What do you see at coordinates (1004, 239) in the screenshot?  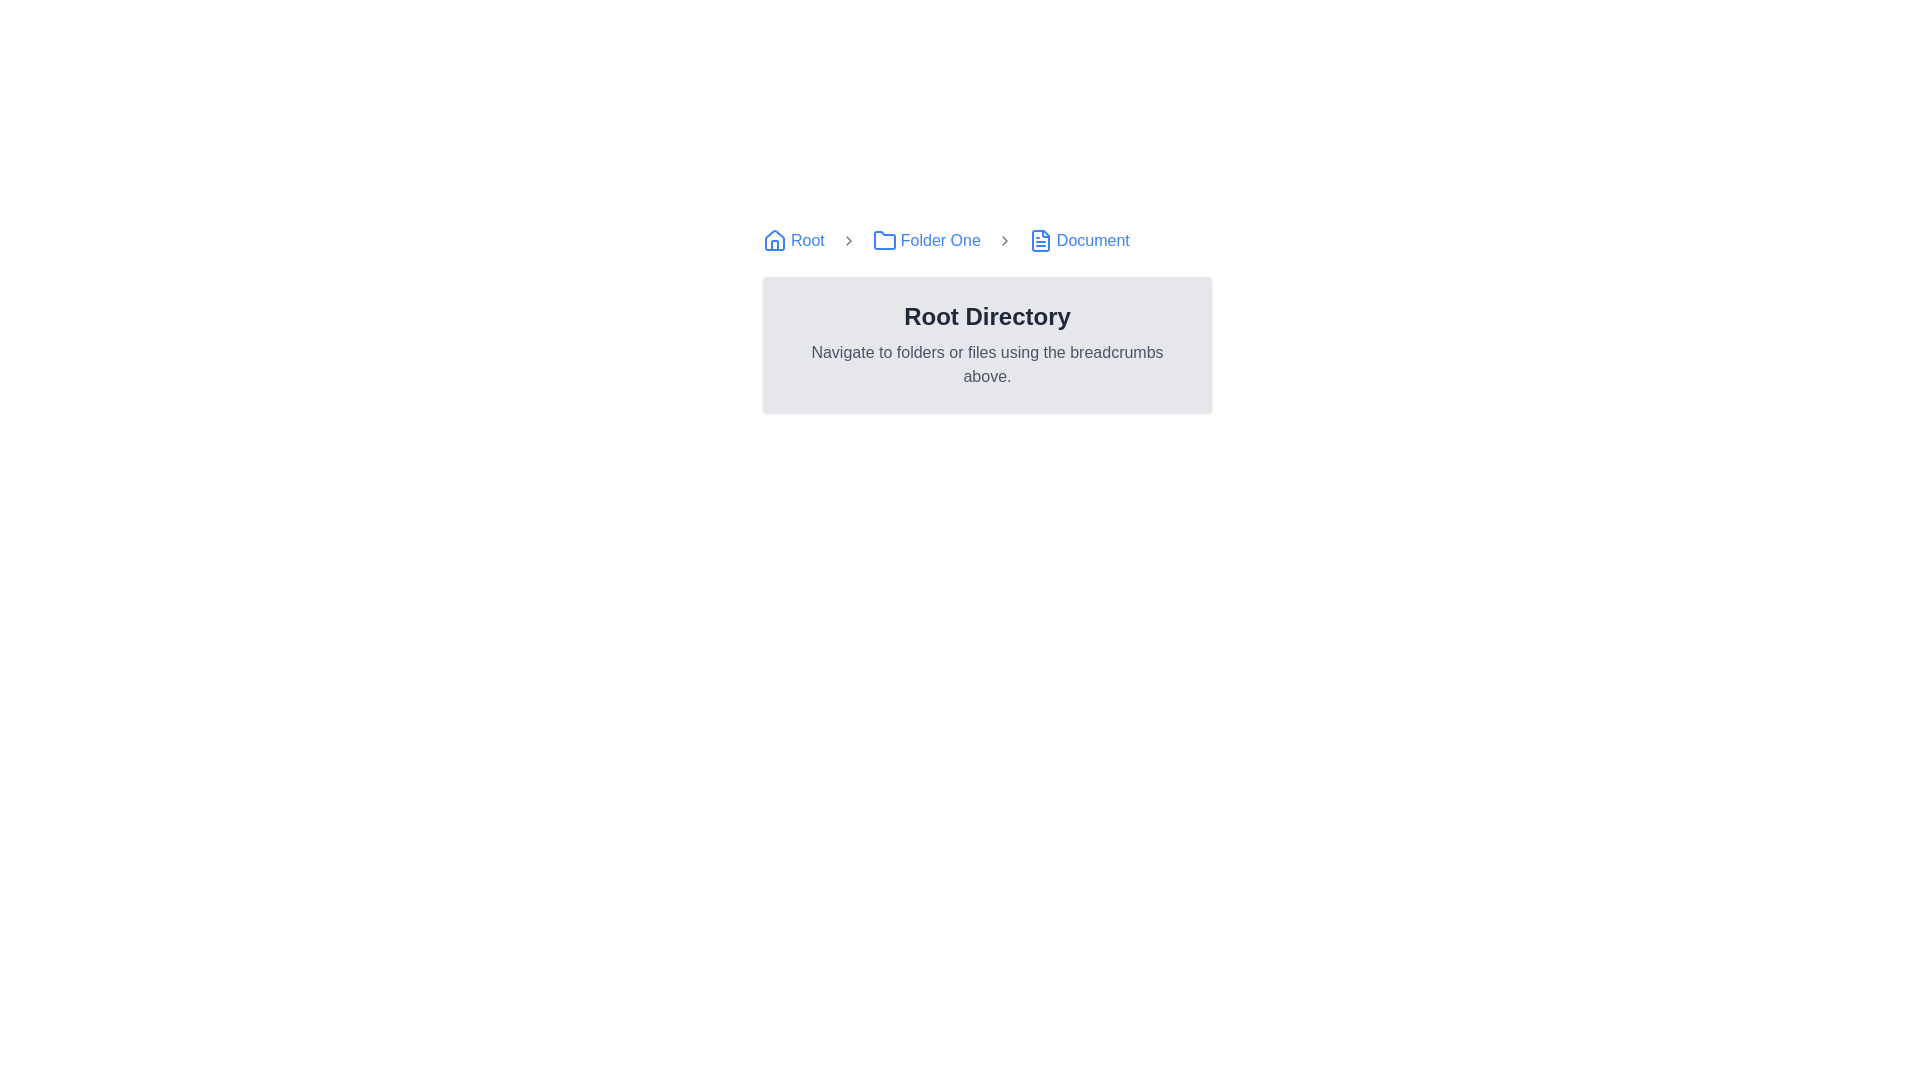 I see `the right-pointing chevron icon in the breadcrumb trail, which is styled in gray and positioned between 'Folder One' and 'Document'` at bounding box center [1004, 239].